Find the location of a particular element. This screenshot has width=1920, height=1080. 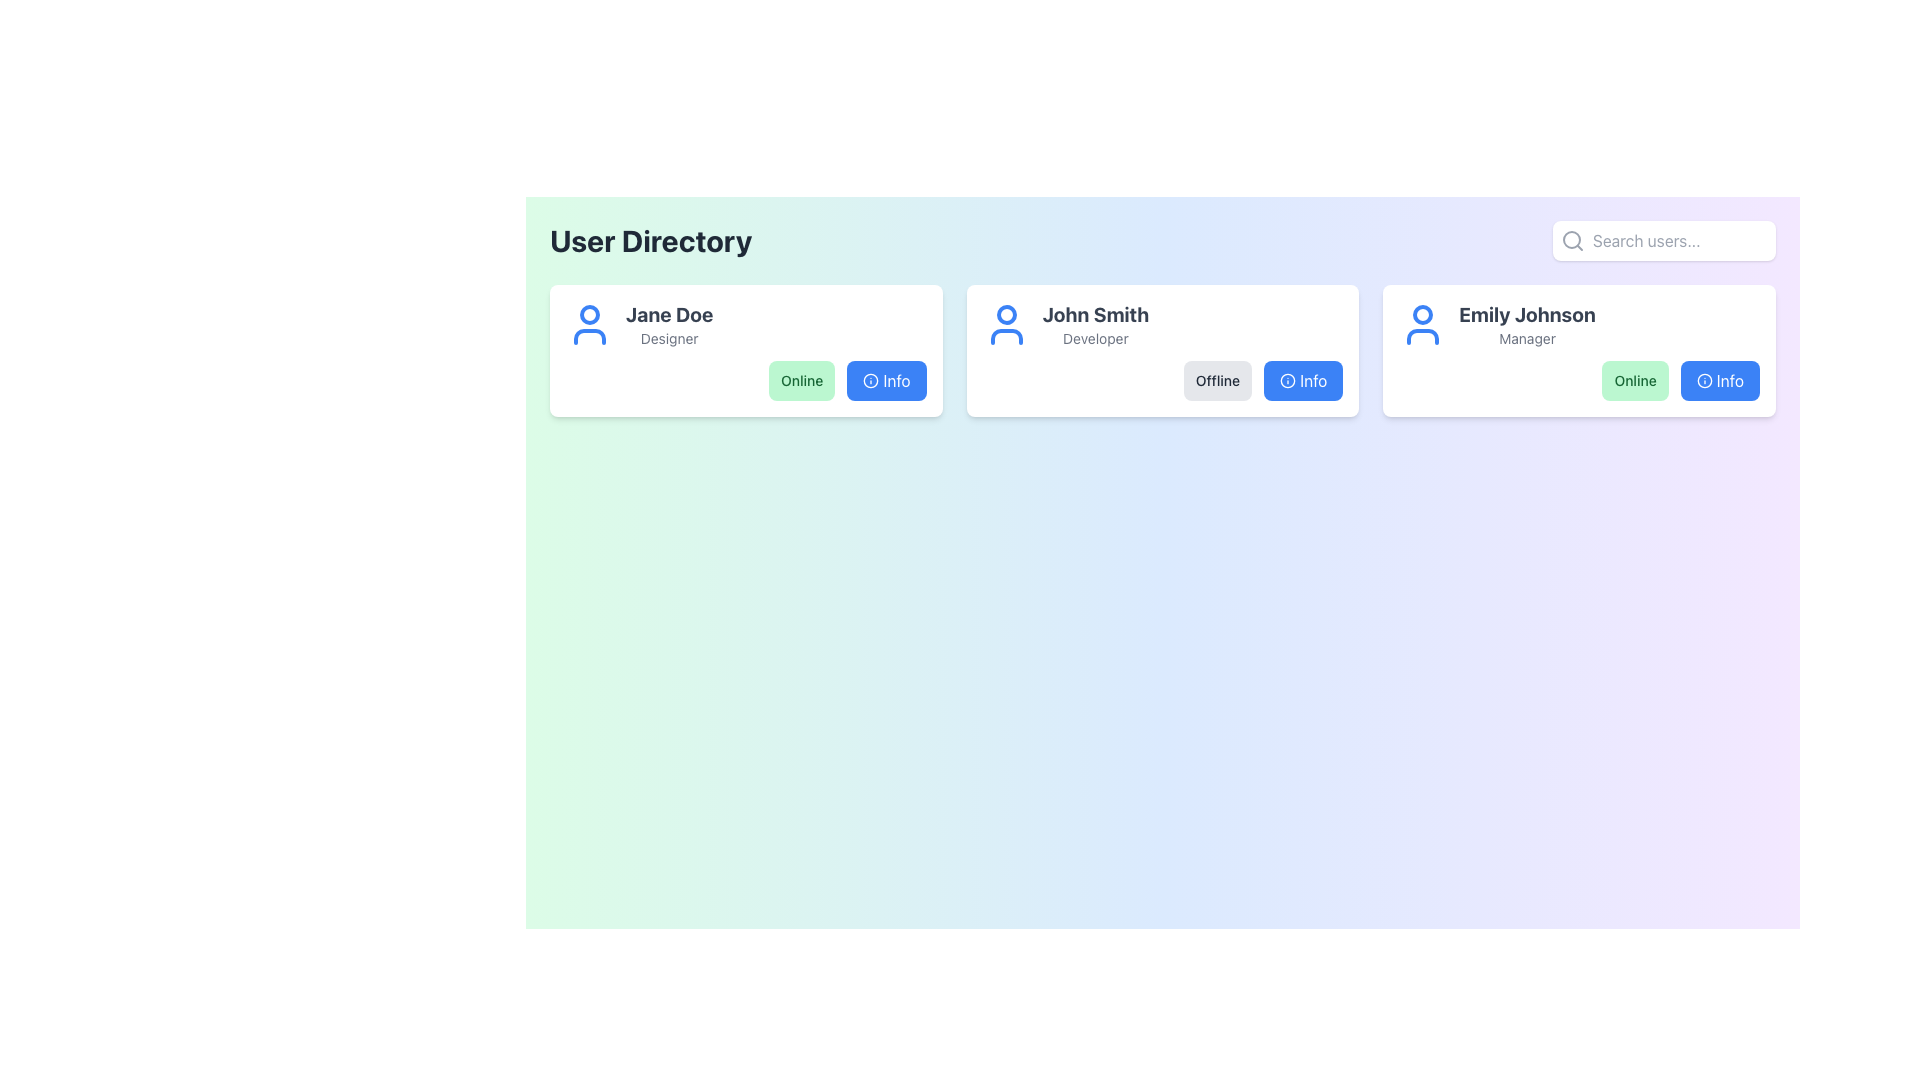

the search bar in the top-right corner of the 'User Directory' interface to focus on the text input field and type a query is located at coordinates (1664, 239).